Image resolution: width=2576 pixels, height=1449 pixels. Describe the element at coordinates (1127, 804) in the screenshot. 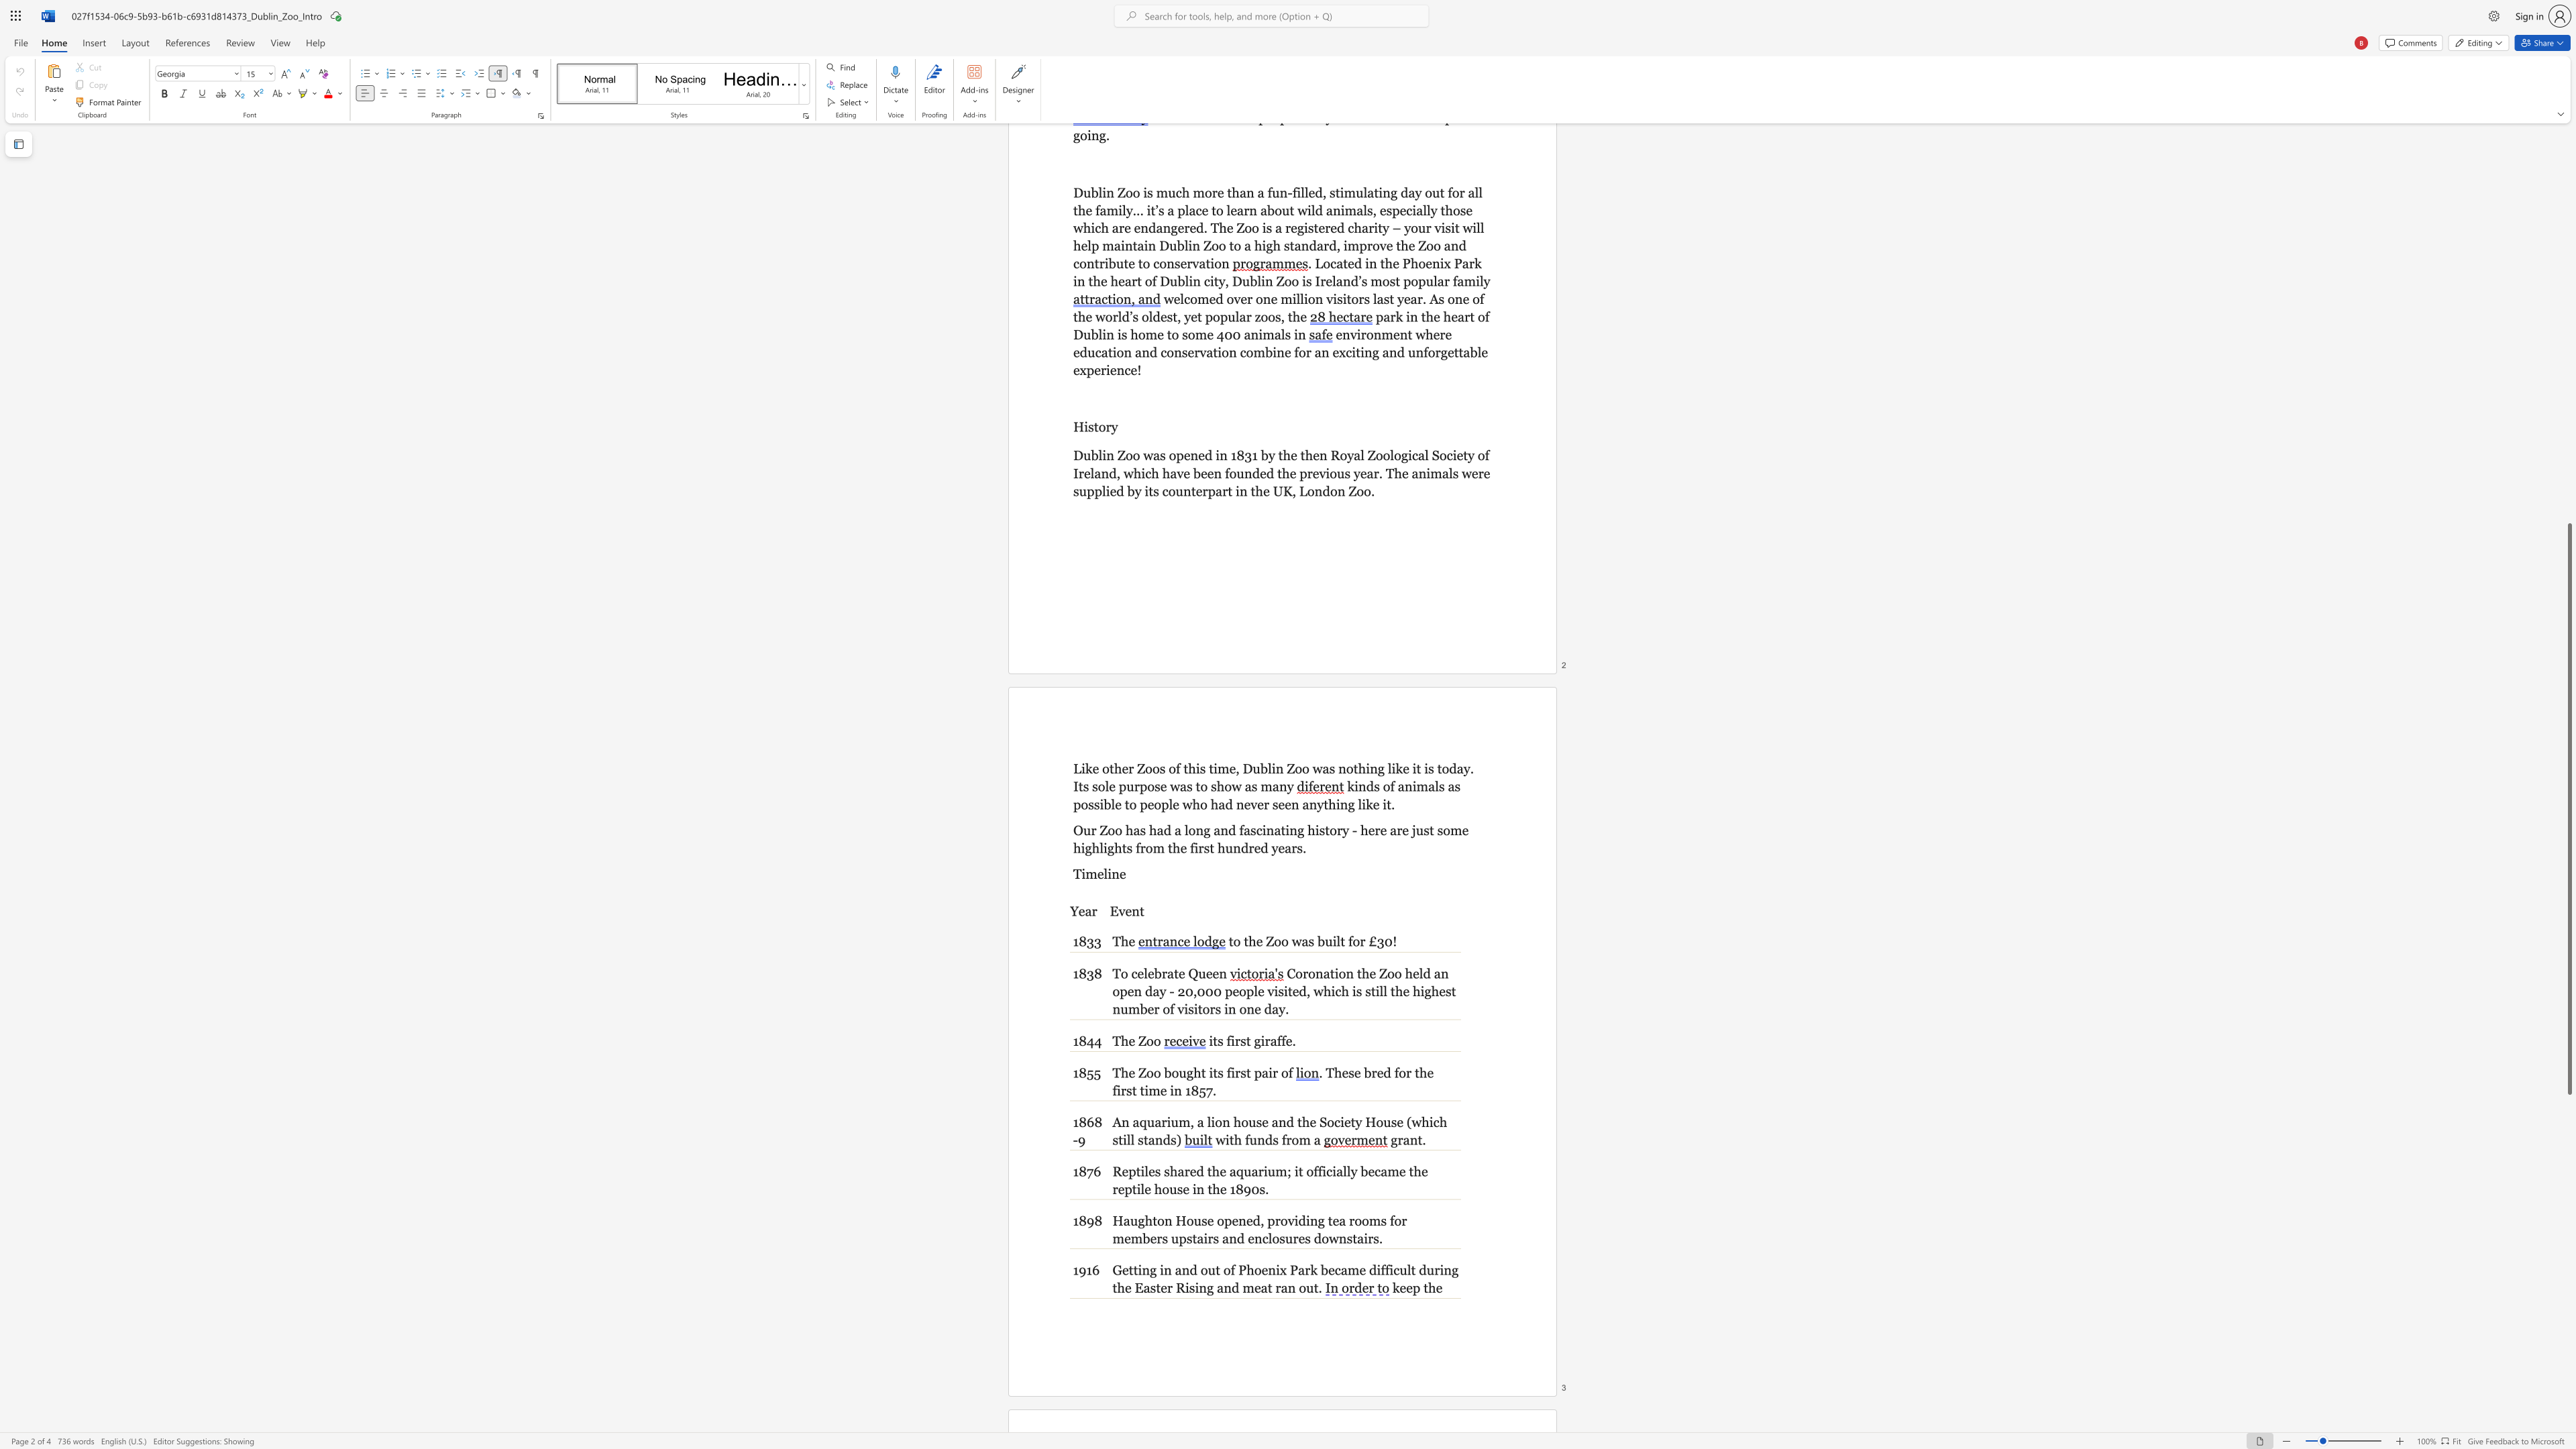

I see `the 1th character "t" in the text` at that location.